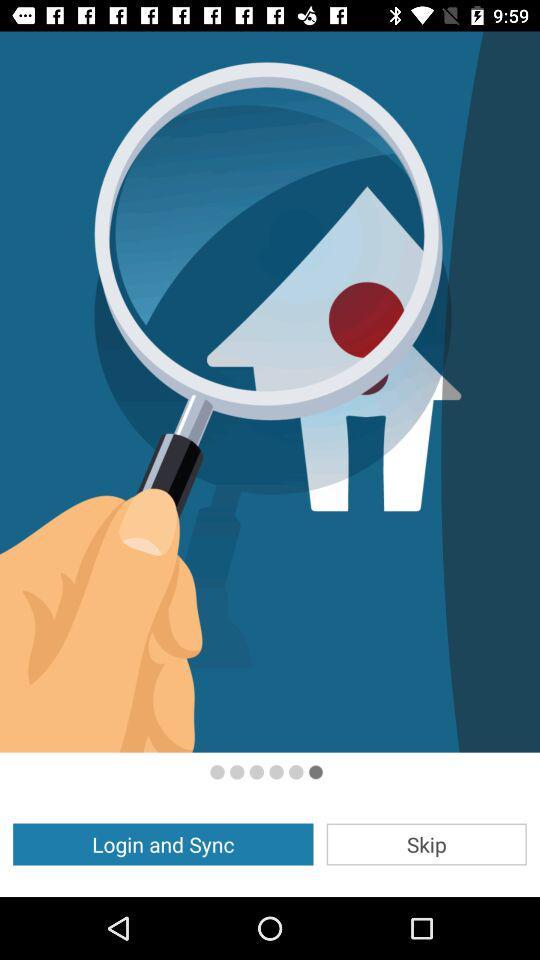  What do you see at coordinates (425, 843) in the screenshot?
I see `skip item` at bounding box center [425, 843].